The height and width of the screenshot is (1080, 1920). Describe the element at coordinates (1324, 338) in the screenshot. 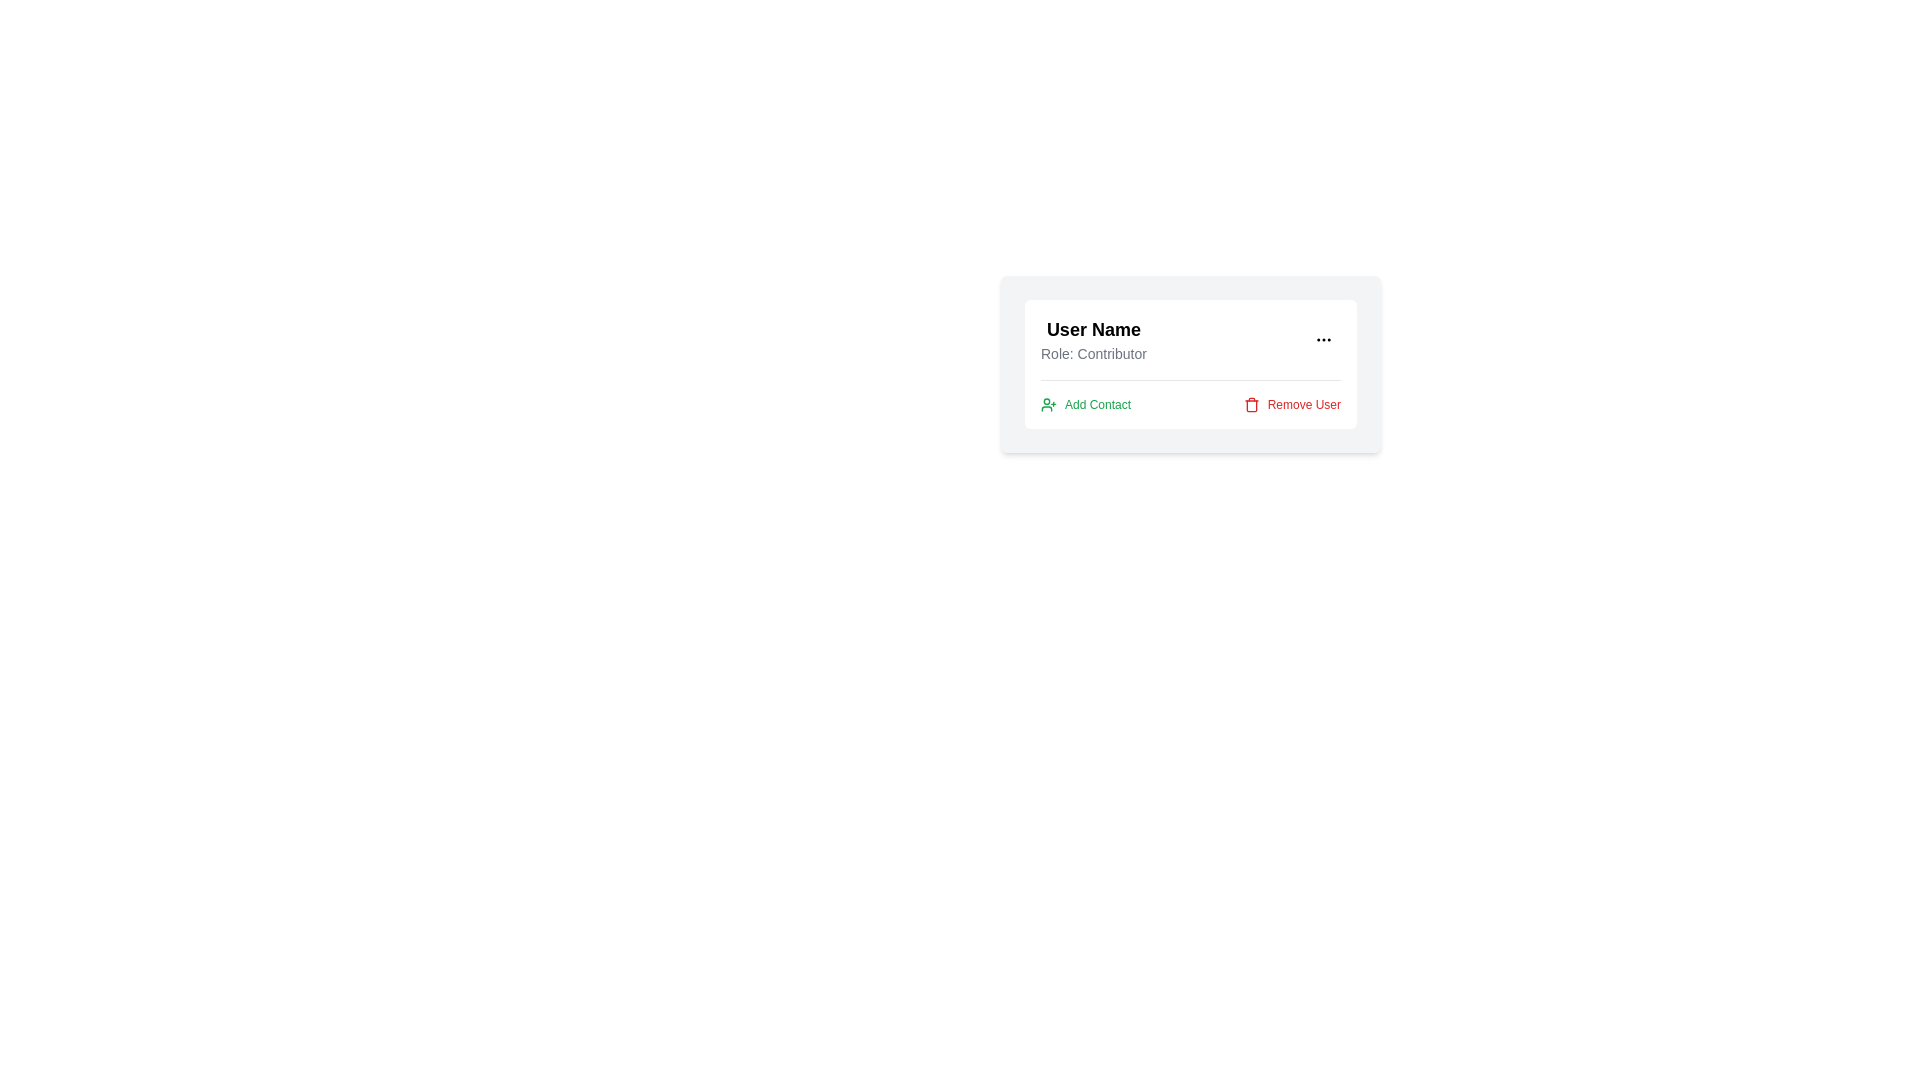

I see `the horizontal ellipsis icon located at the top-right corner of the user information card` at that location.